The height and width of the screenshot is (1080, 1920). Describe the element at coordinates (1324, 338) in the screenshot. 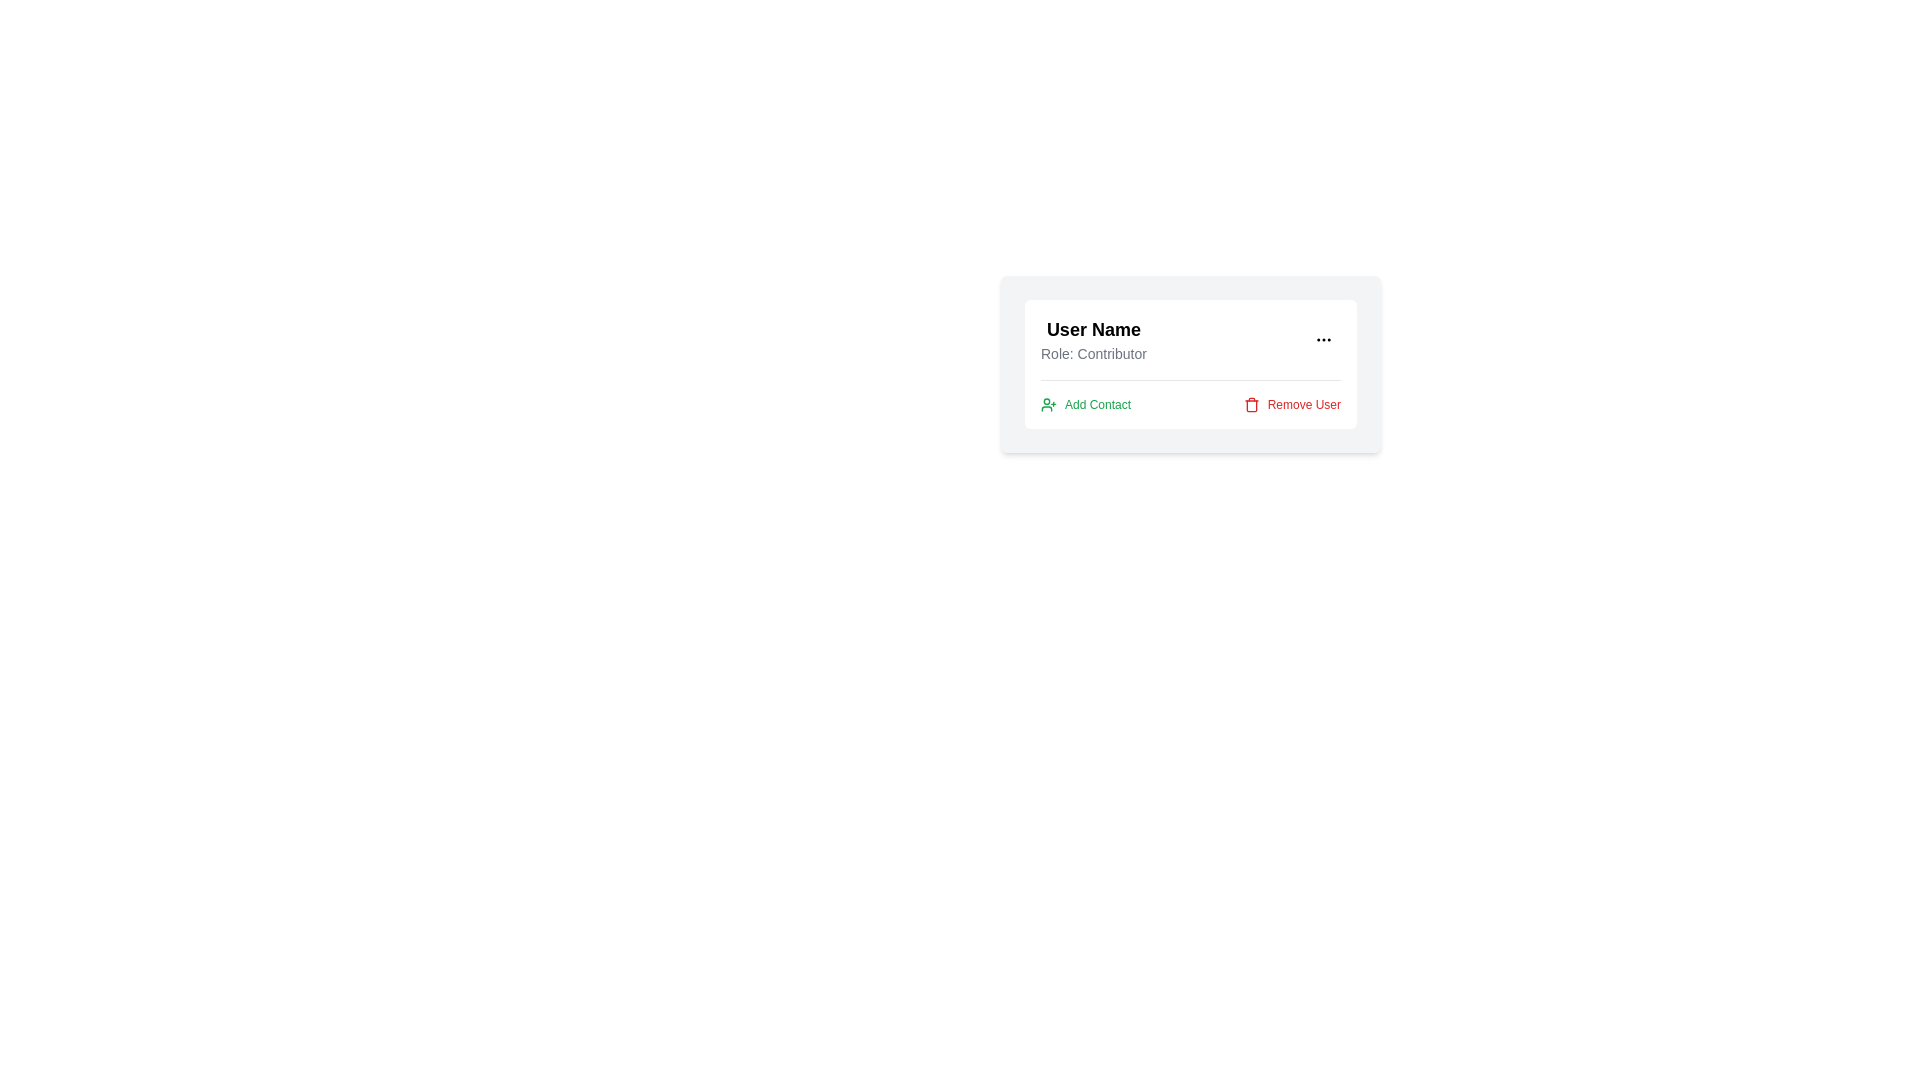

I see `the horizontal ellipsis icon located at the top-right corner of the user information card` at that location.